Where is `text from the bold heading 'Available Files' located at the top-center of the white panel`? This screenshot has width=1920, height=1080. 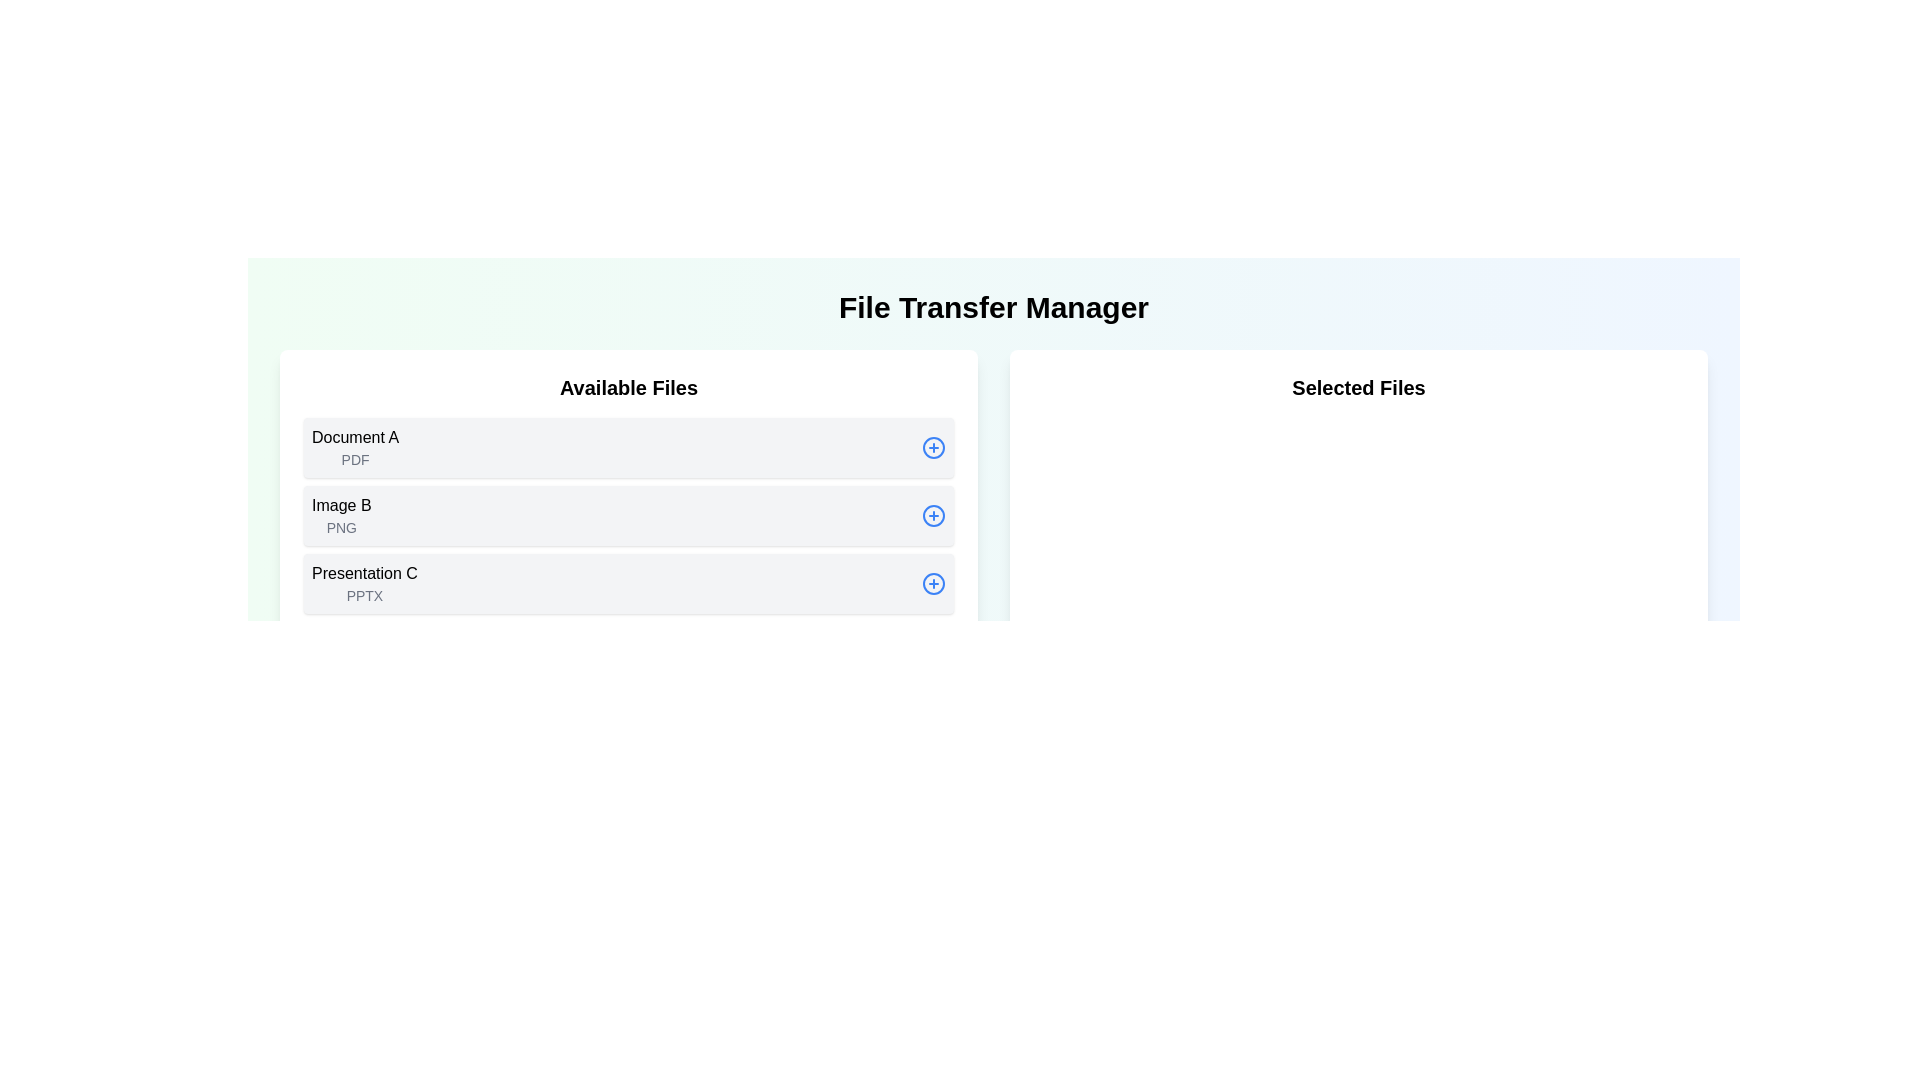
text from the bold heading 'Available Files' located at the top-center of the white panel is located at coordinates (627, 388).